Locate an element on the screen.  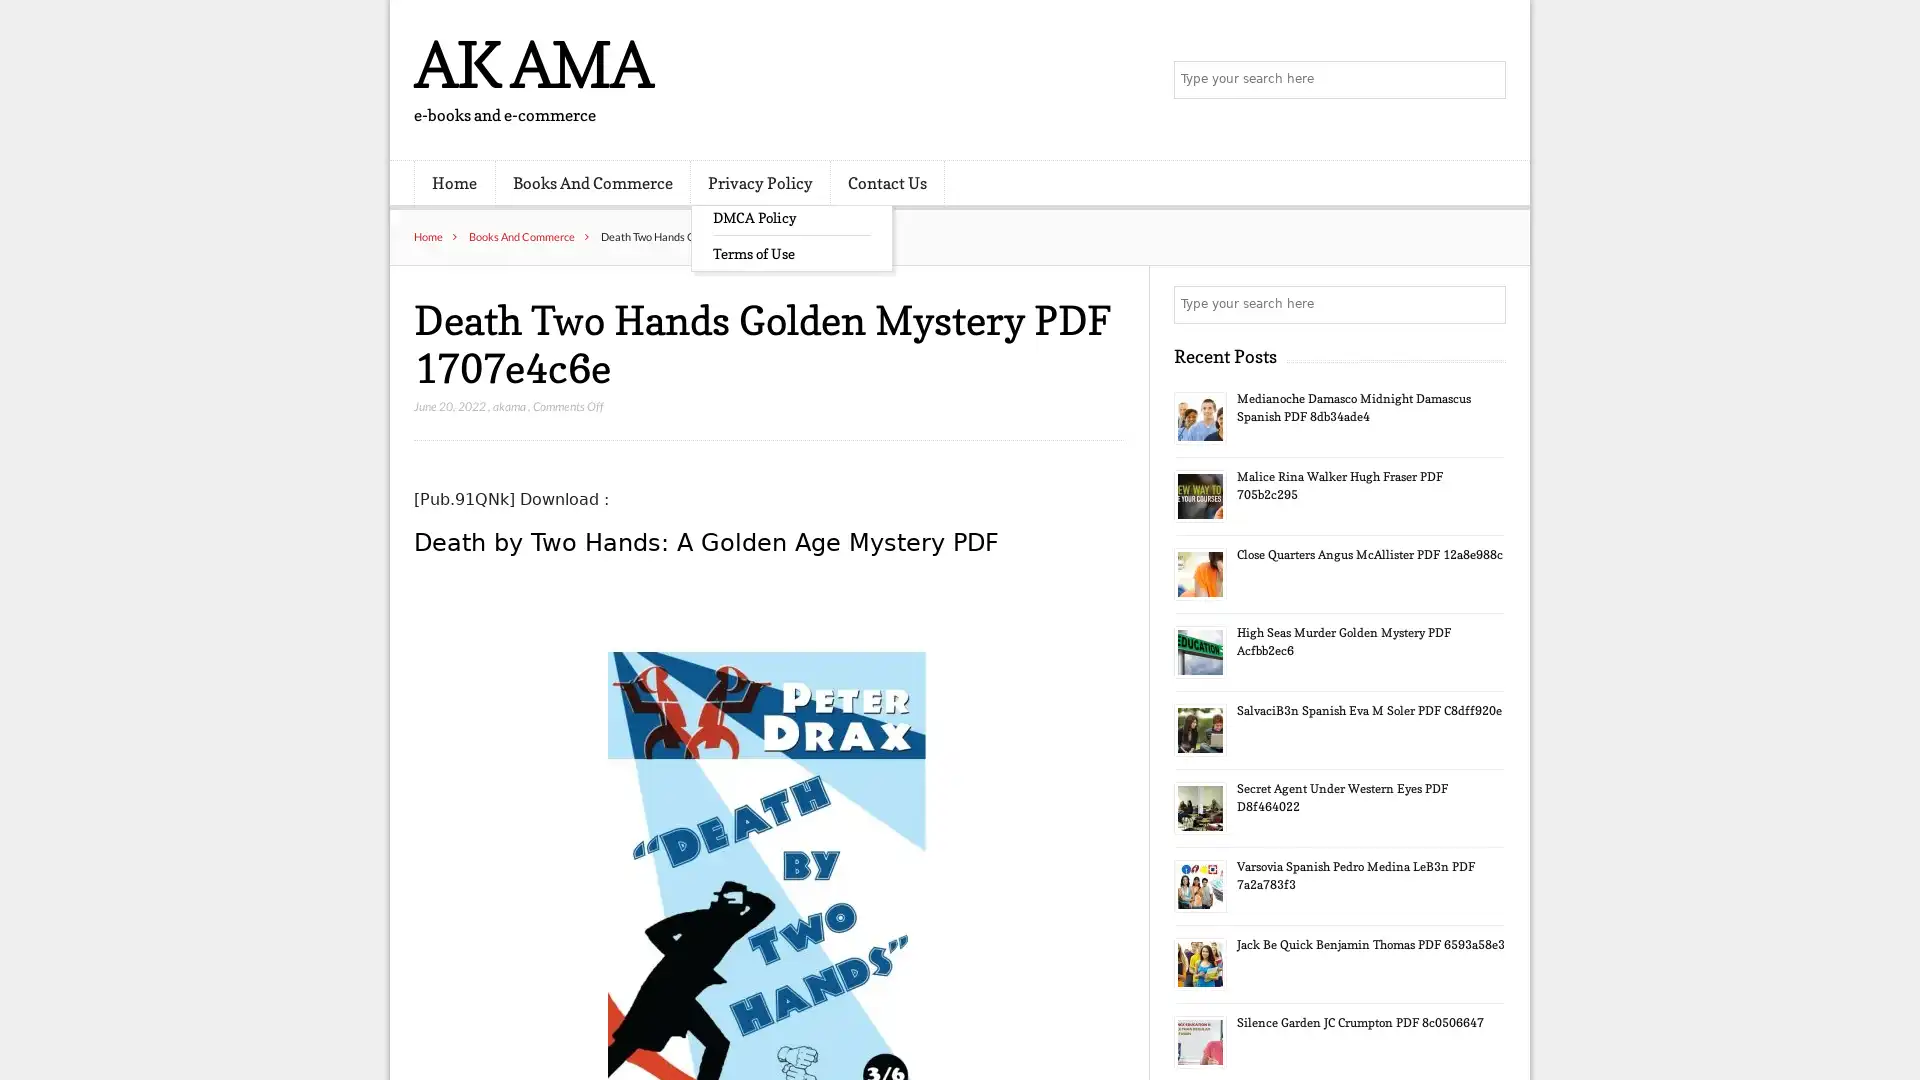
Search is located at coordinates (1485, 80).